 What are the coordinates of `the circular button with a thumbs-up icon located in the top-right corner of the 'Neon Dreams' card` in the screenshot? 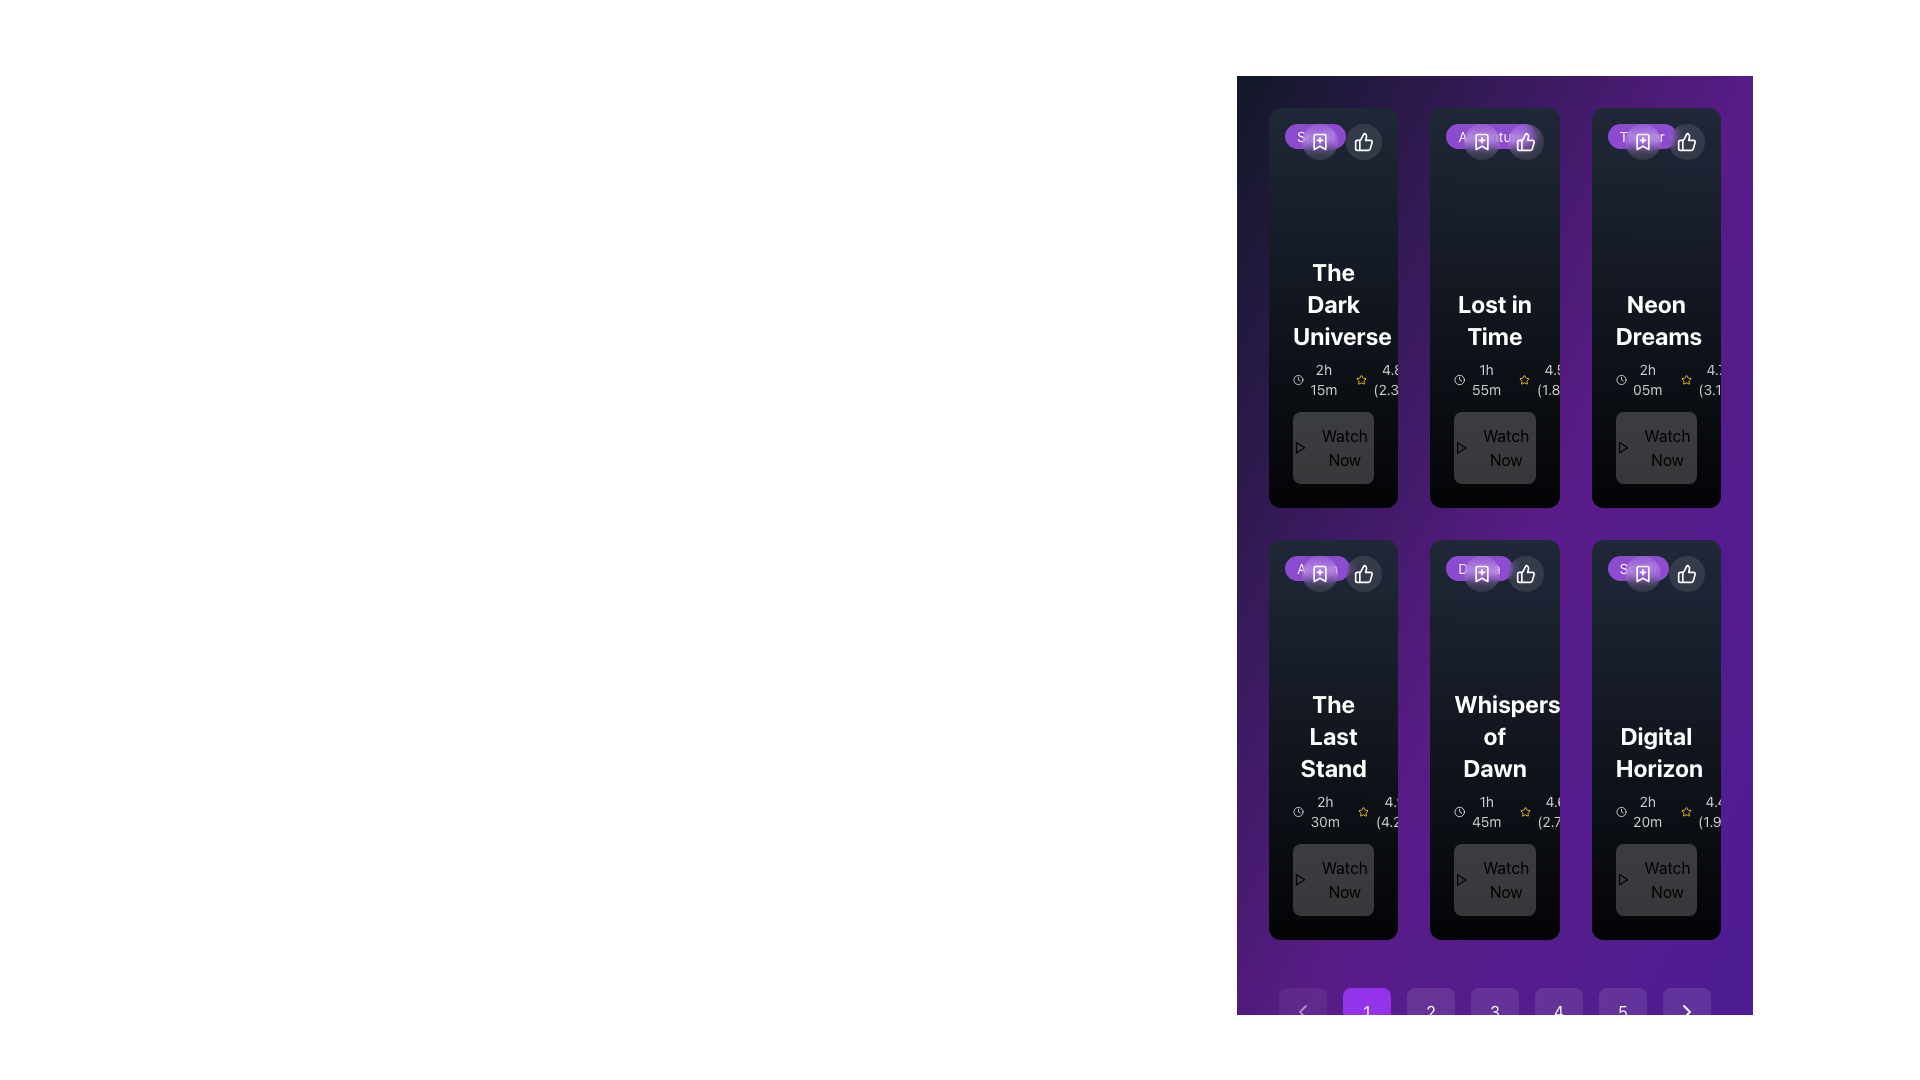 It's located at (1685, 141).